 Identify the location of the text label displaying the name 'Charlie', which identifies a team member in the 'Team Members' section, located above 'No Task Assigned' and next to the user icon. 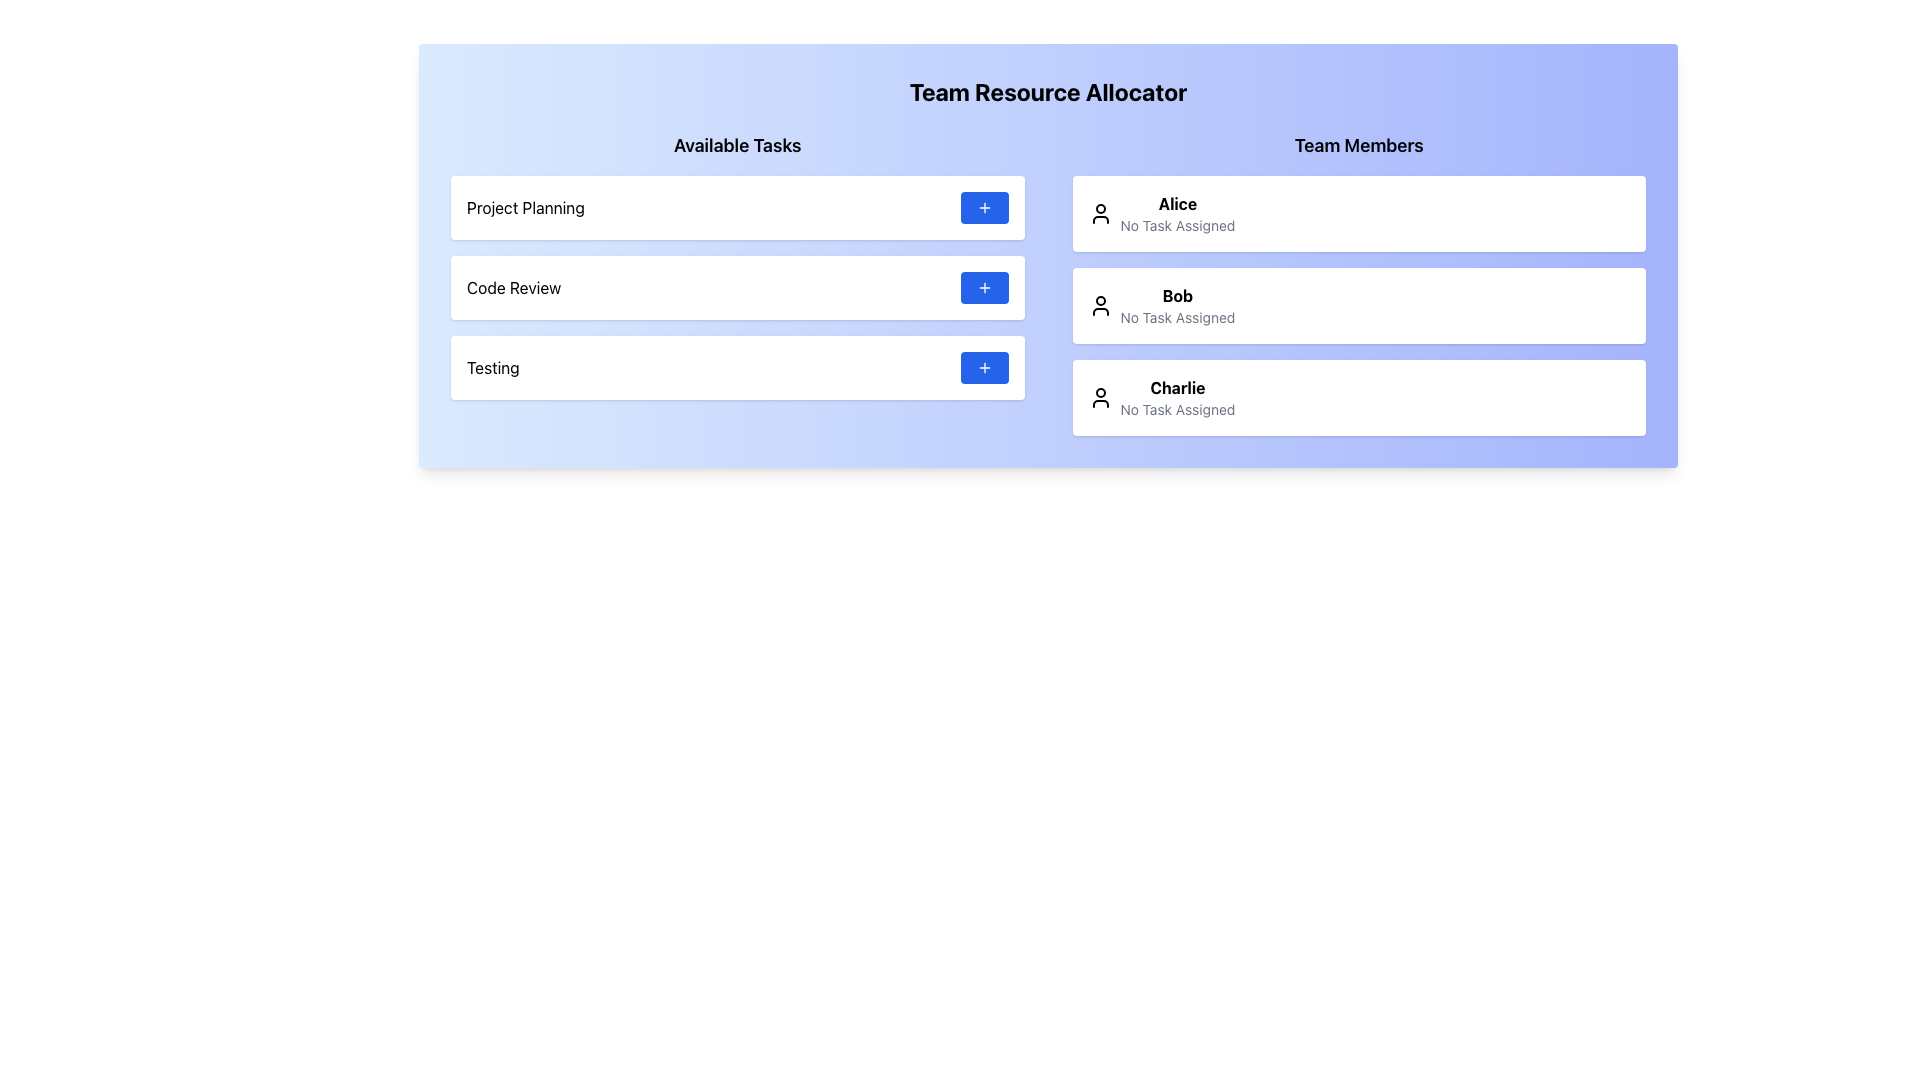
(1177, 388).